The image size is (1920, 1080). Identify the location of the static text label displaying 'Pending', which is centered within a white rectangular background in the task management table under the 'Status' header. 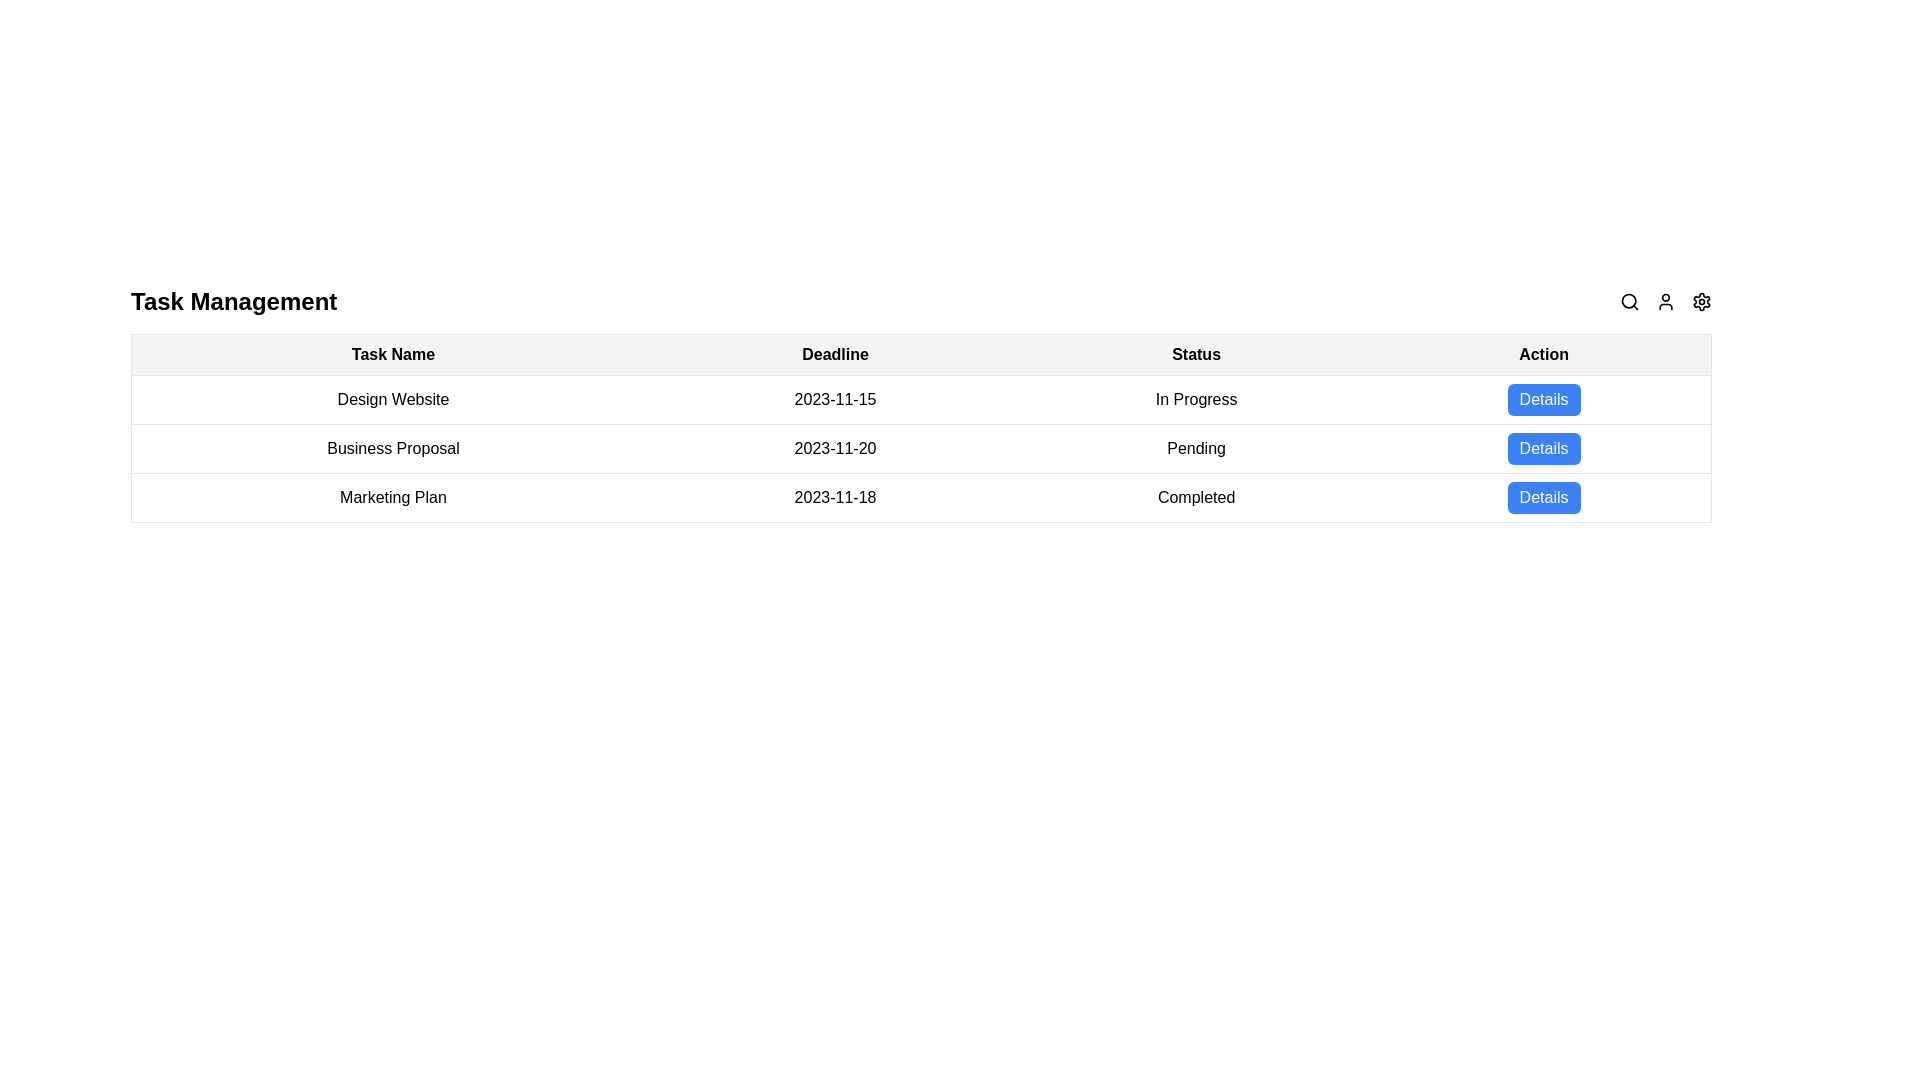
(1196, 447).